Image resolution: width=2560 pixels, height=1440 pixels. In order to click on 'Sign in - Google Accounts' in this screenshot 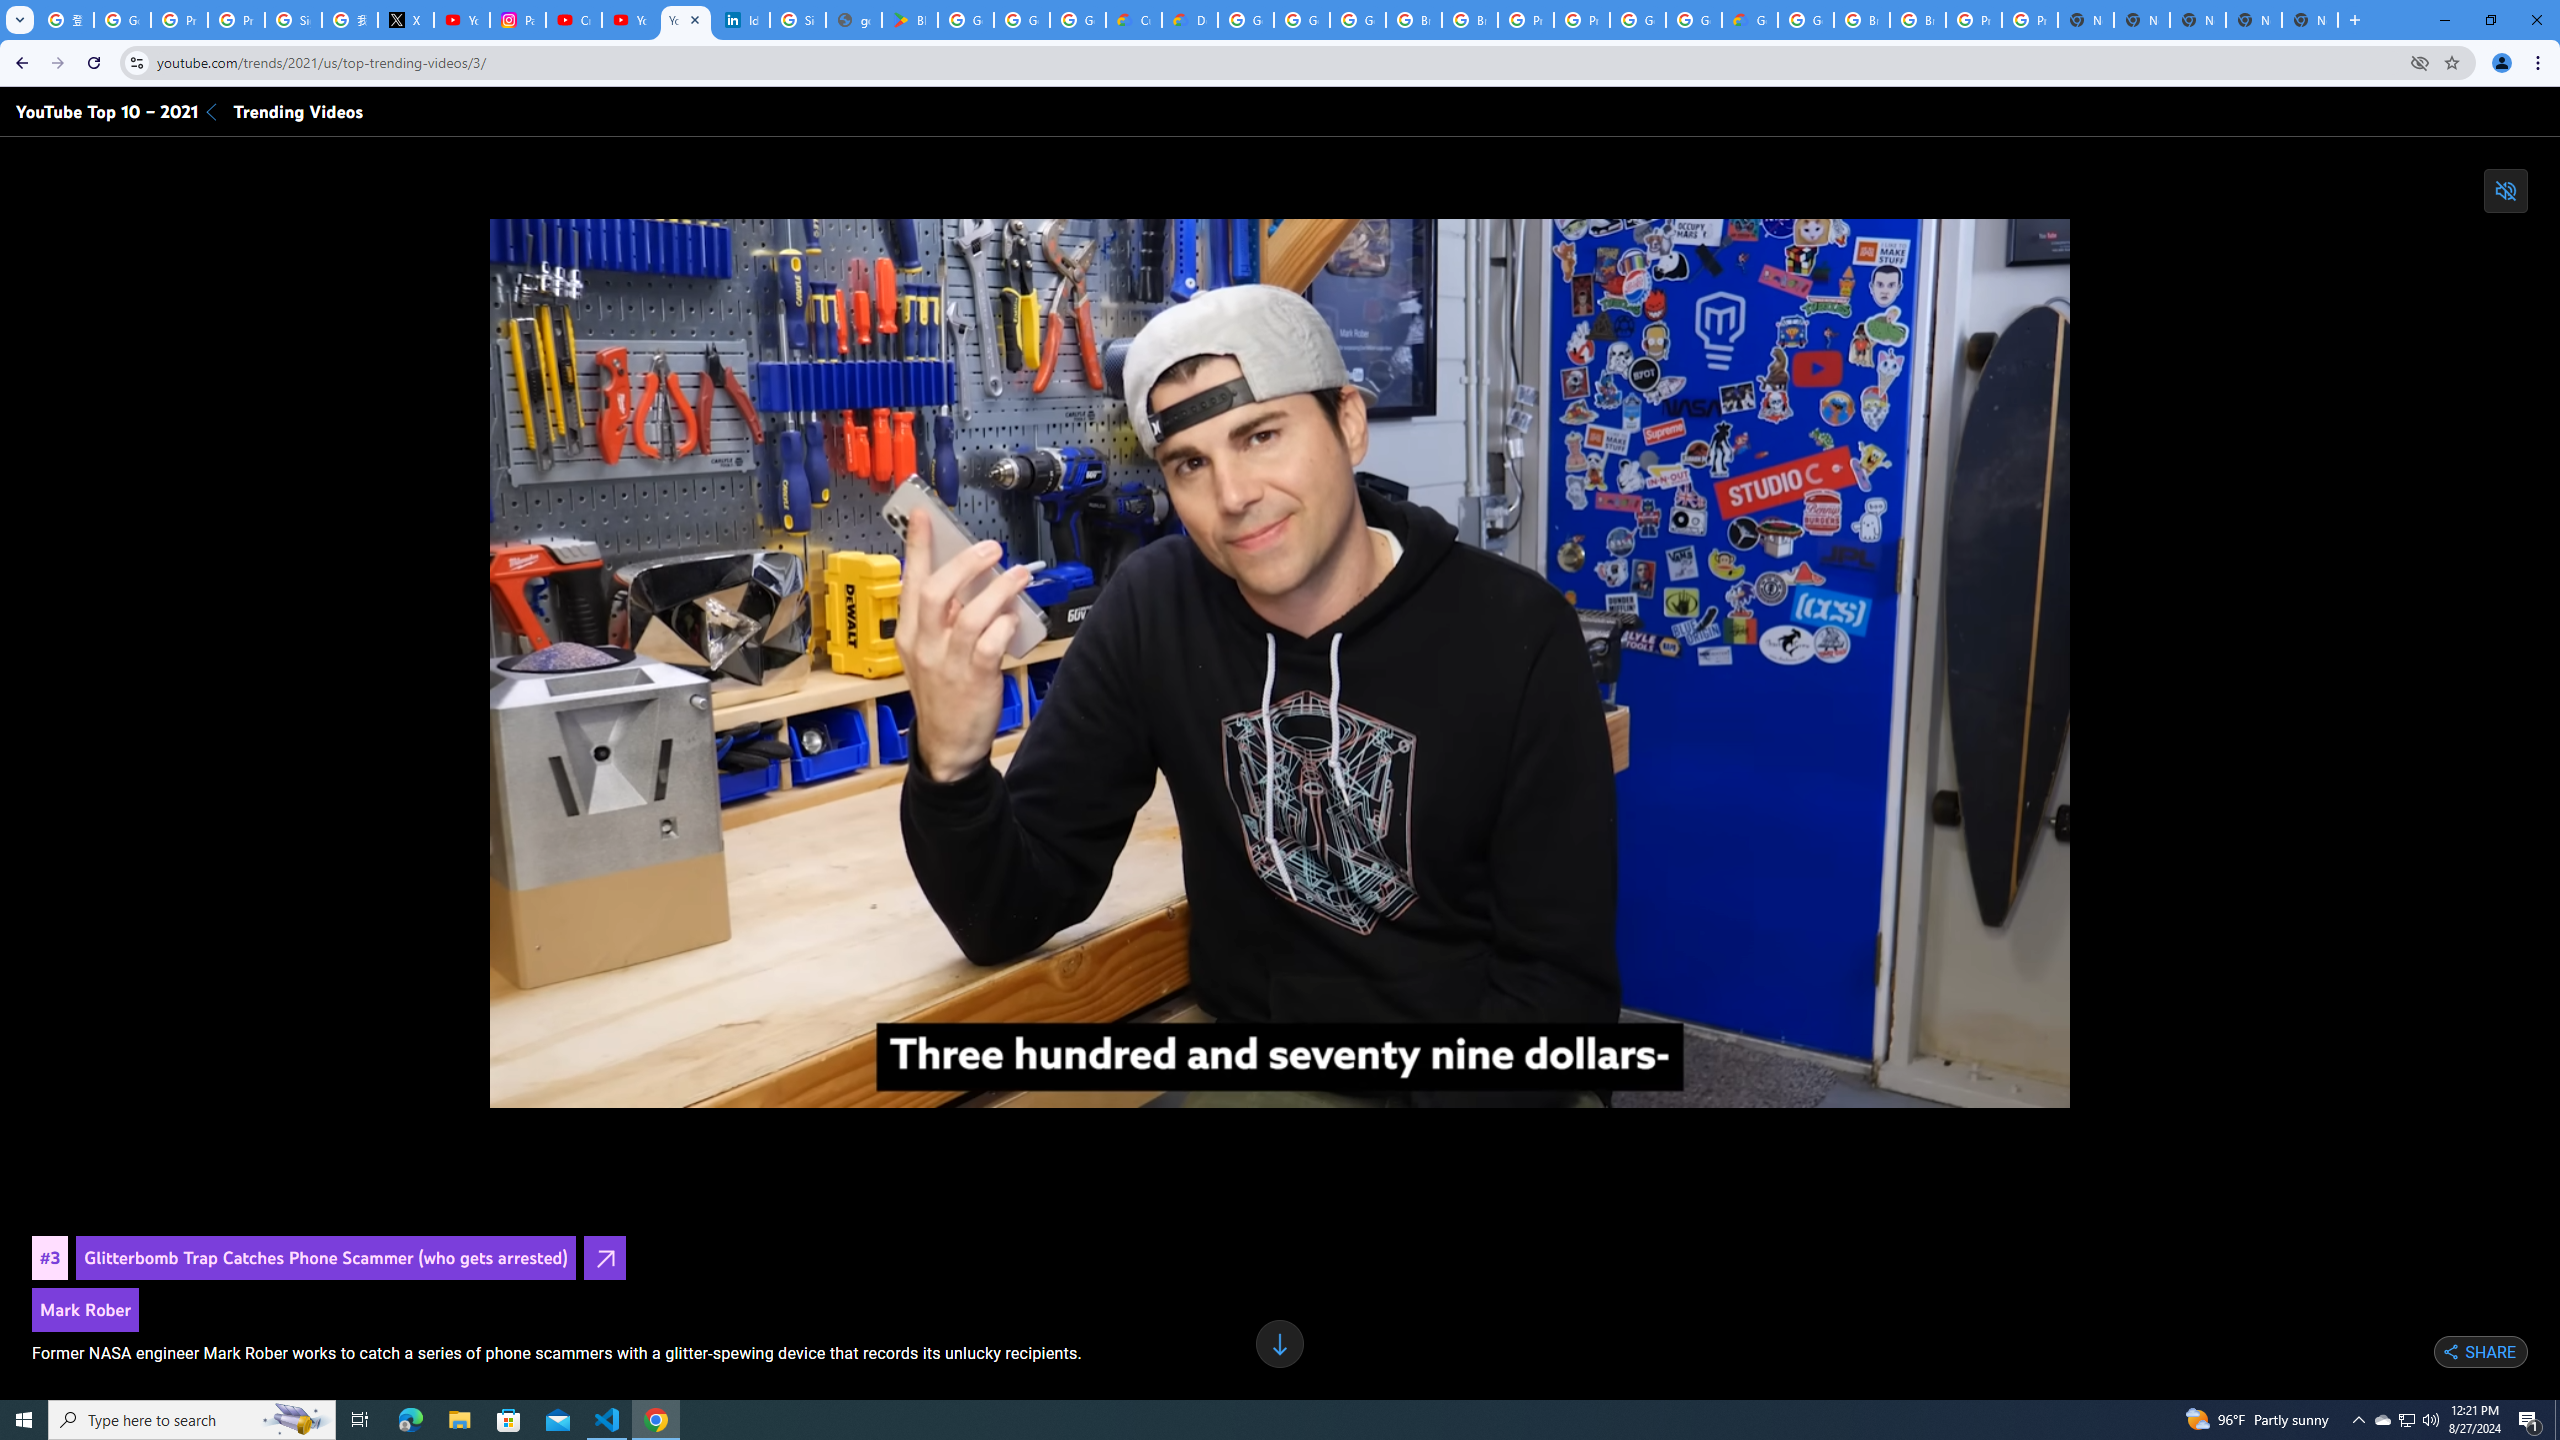, I will do `click(293, 19)`.